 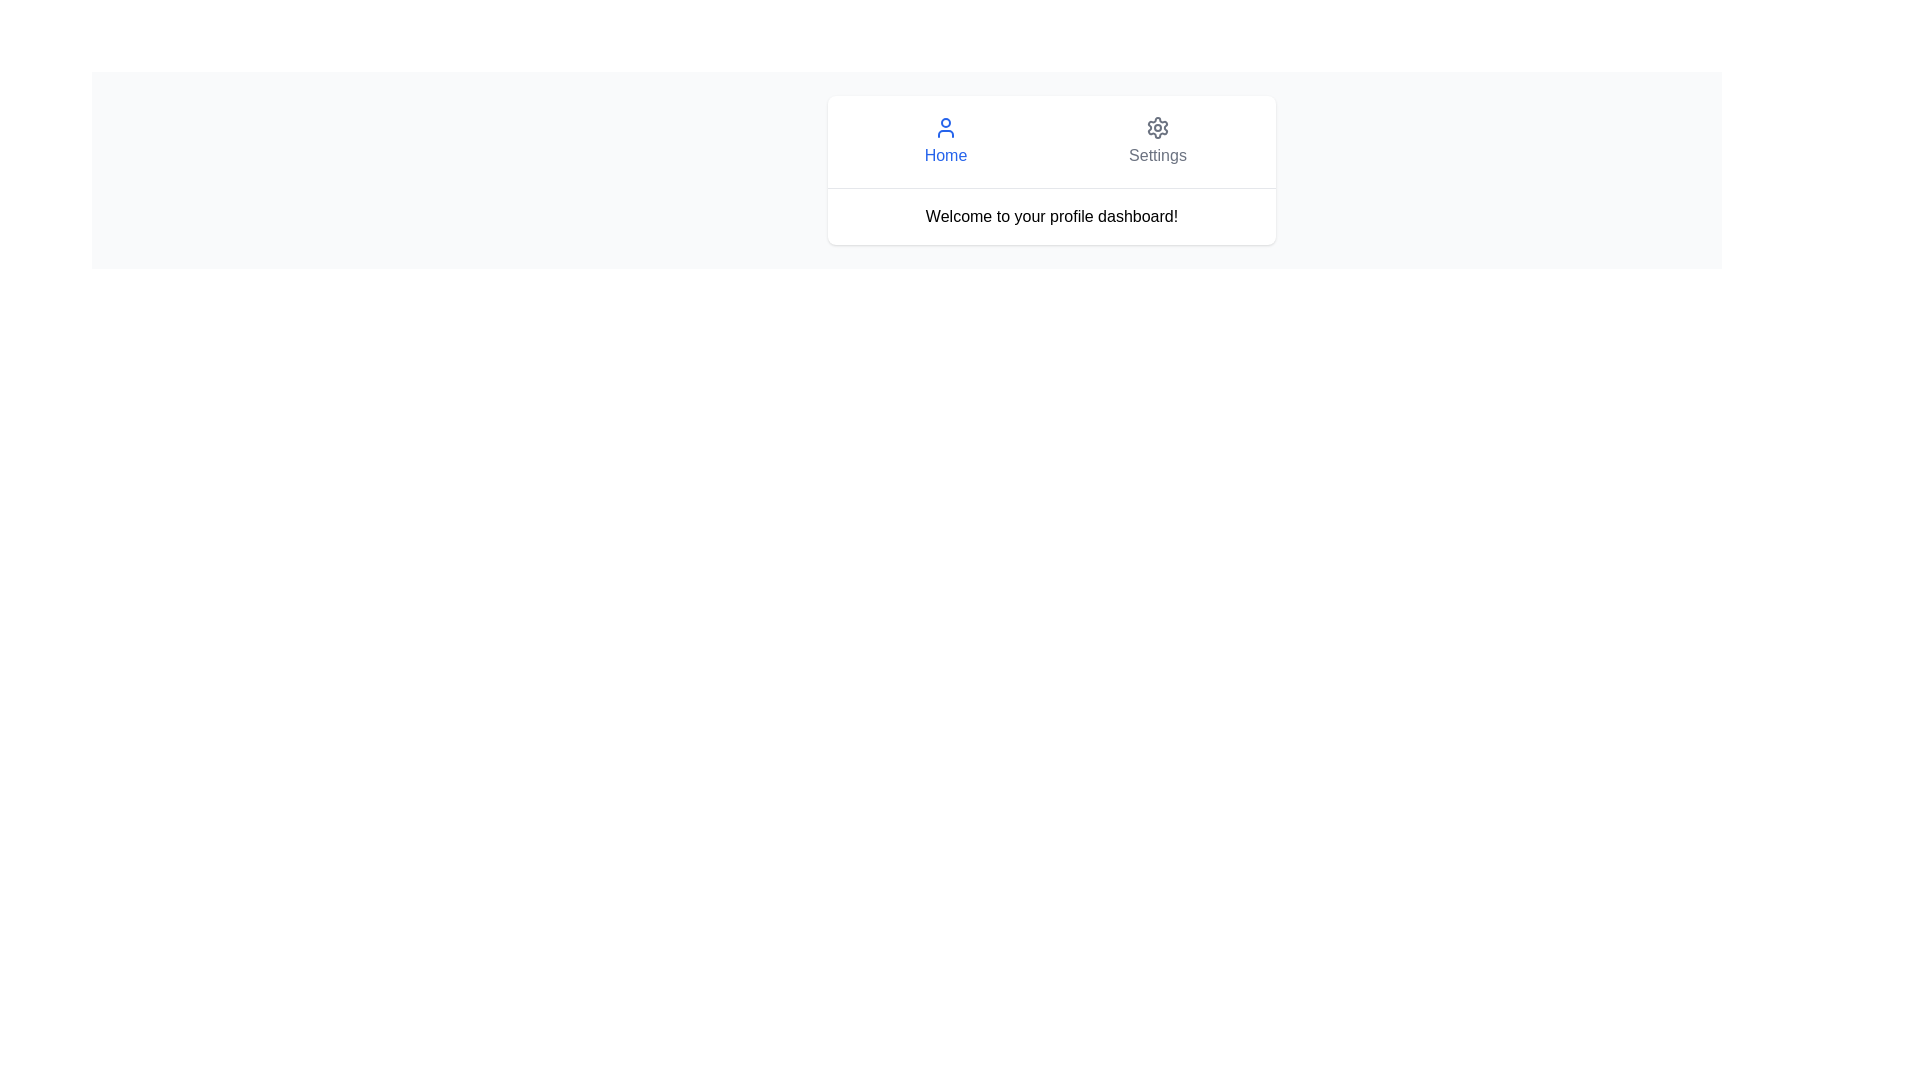 What do you see at coordinates (1050, 216) in the screenshot?
I see `welcome message text label located at the lower part of the profile dashboard, centered below the 'Home' and 'Settings' navigation links` at bounding box center [1050, 216].